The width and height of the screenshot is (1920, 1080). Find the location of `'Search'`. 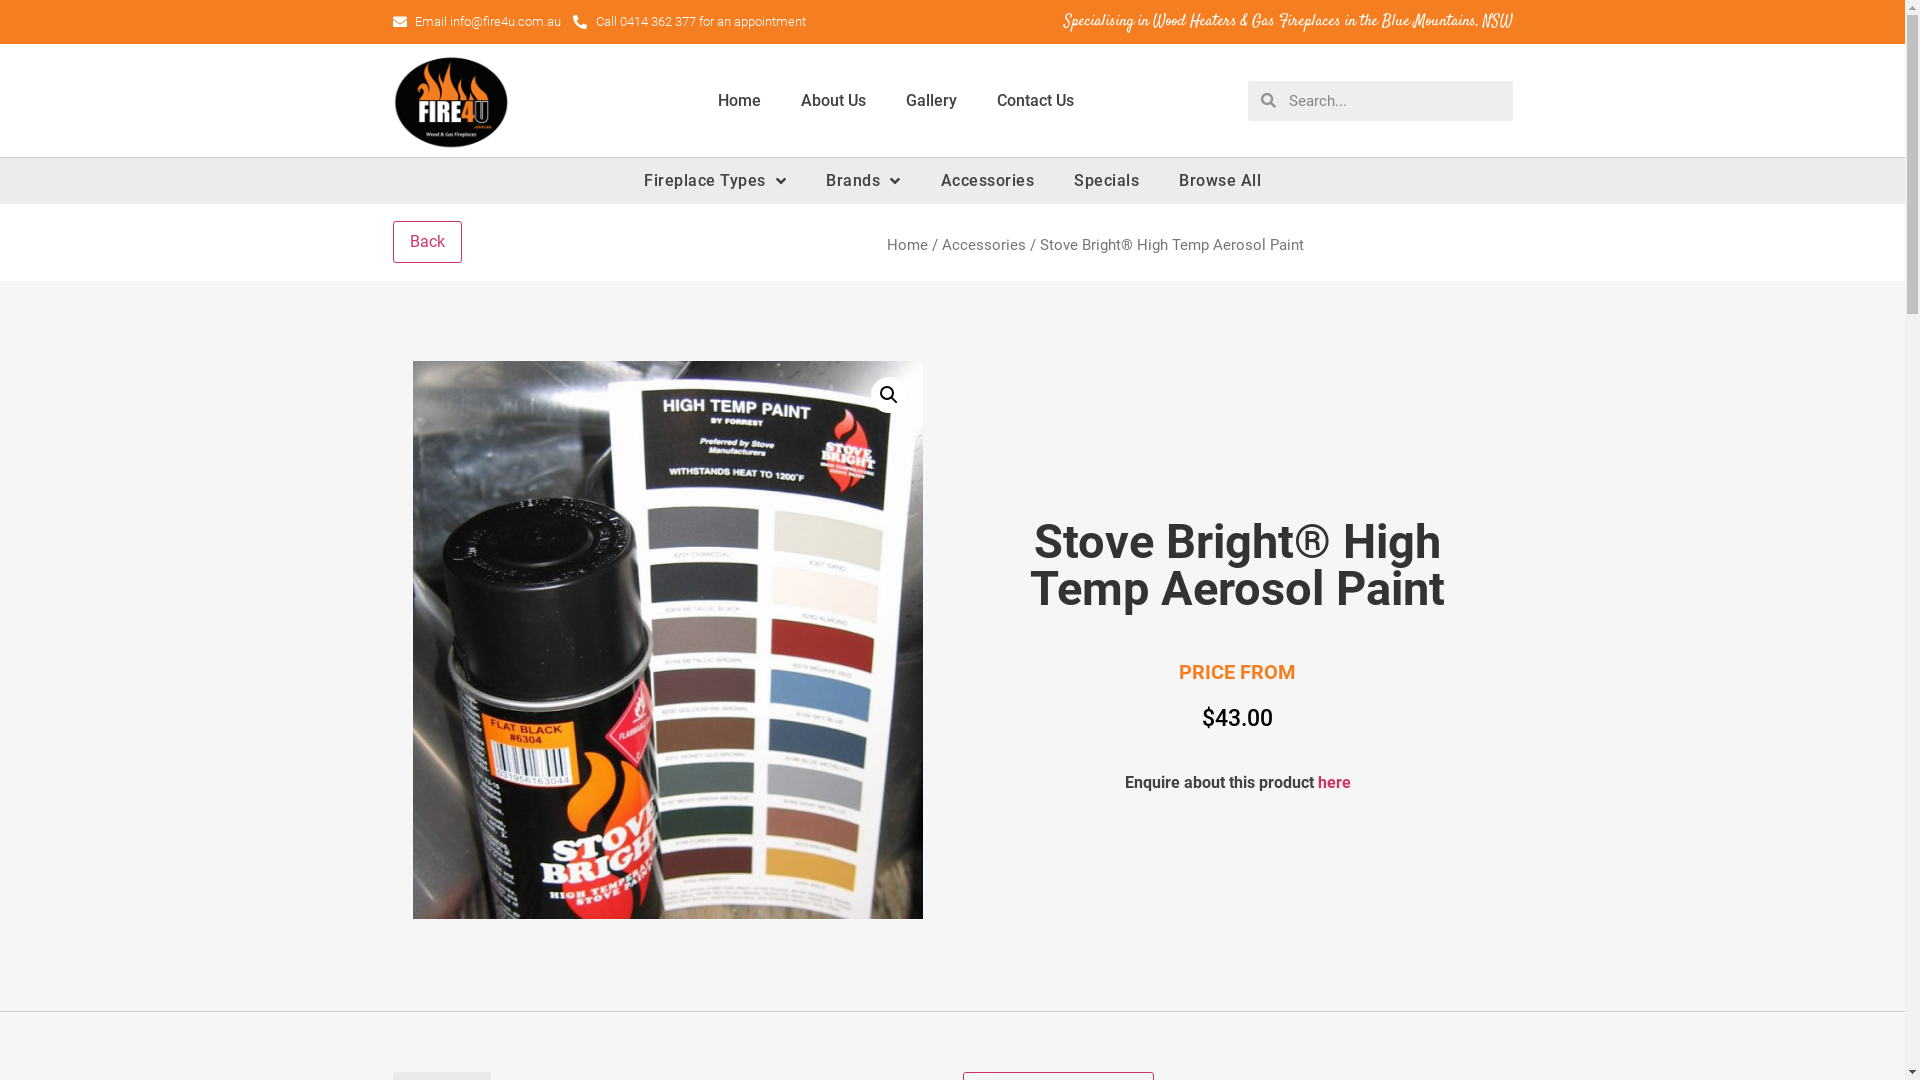

'Search' is located at coordinates (1393, 100).